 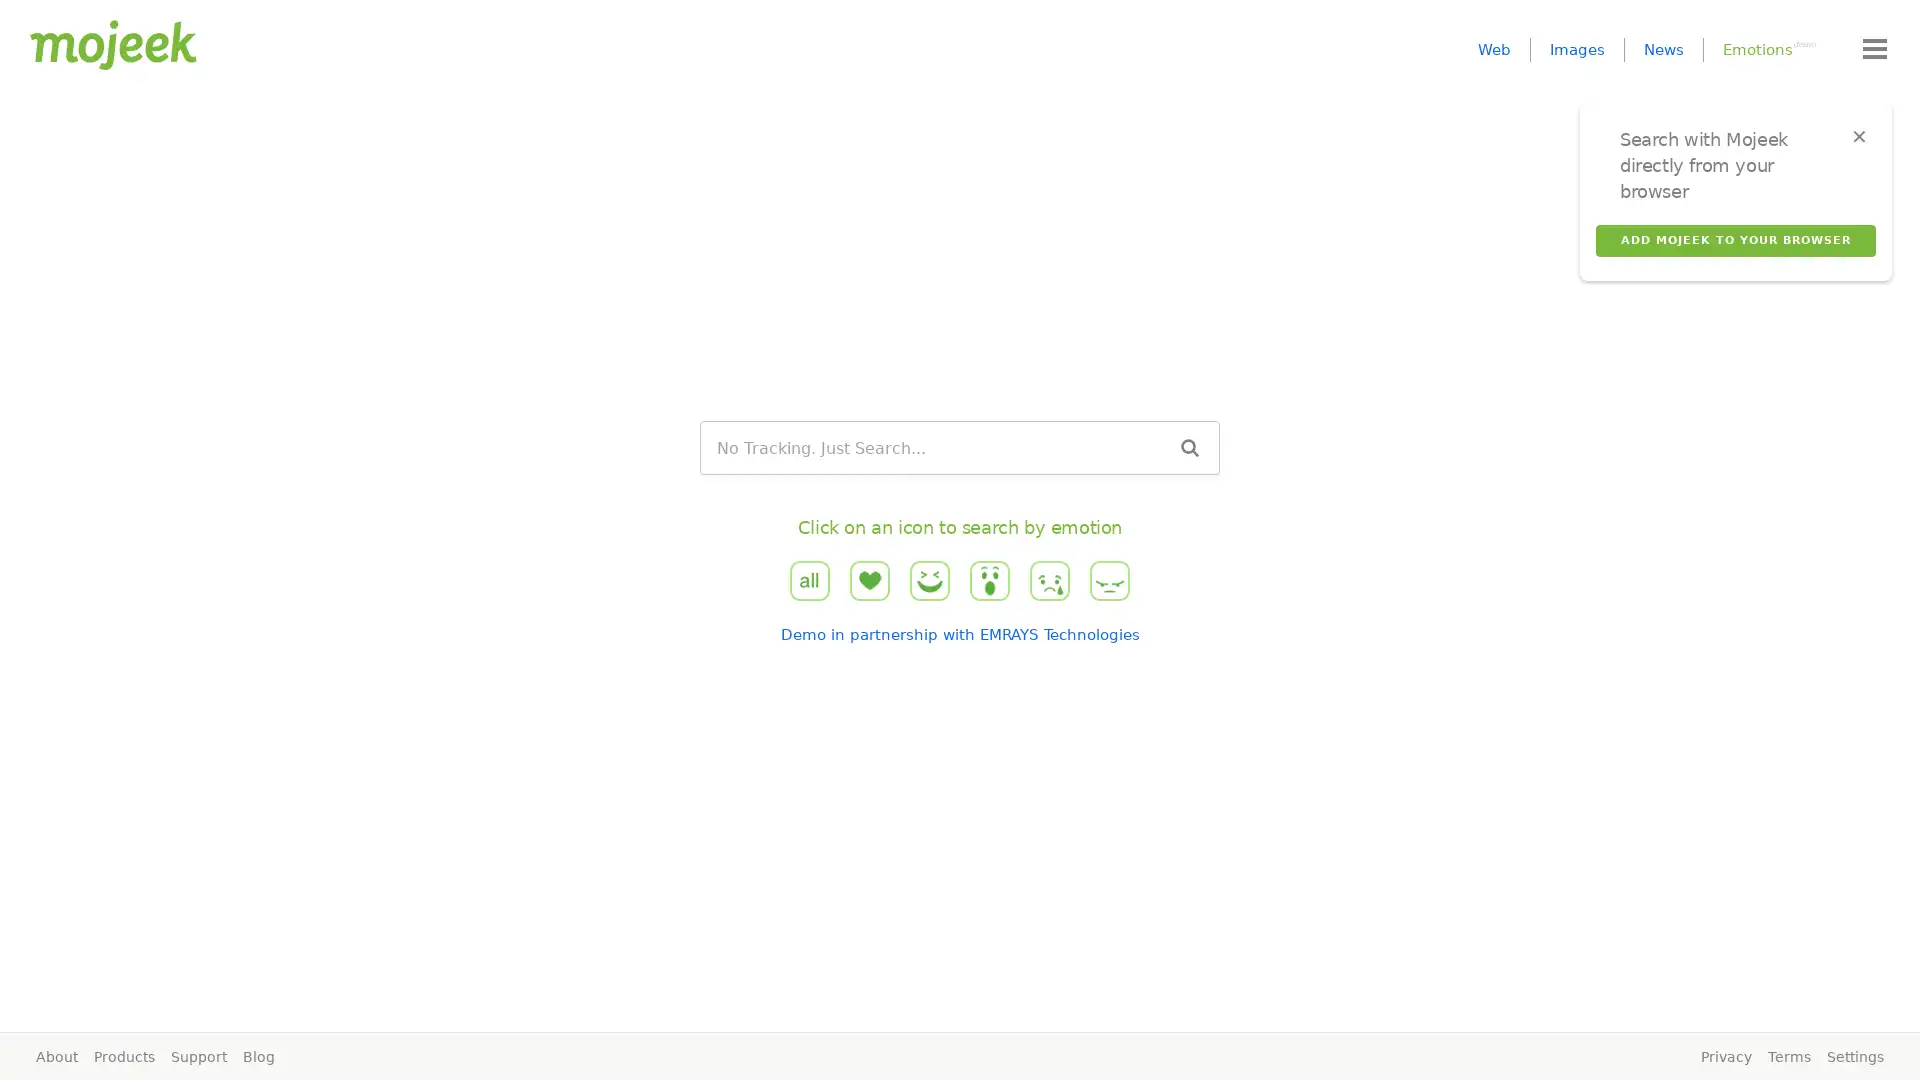 What do you see at coordinates (989, 581) in the screenshot?
I see `wow` at bounding box center [989, 581].